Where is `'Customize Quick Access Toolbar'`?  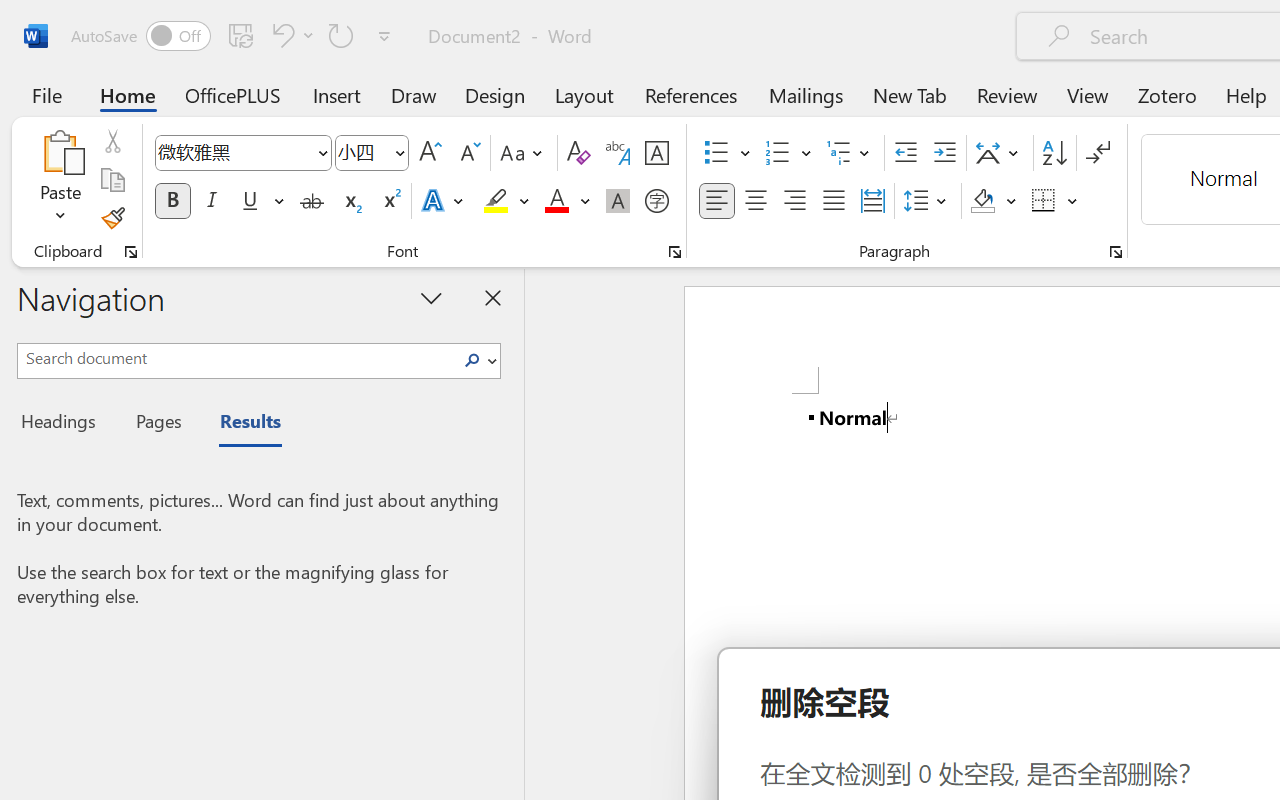 'Customize Quick Access Toolbar' is located at coordinates (384, 35).